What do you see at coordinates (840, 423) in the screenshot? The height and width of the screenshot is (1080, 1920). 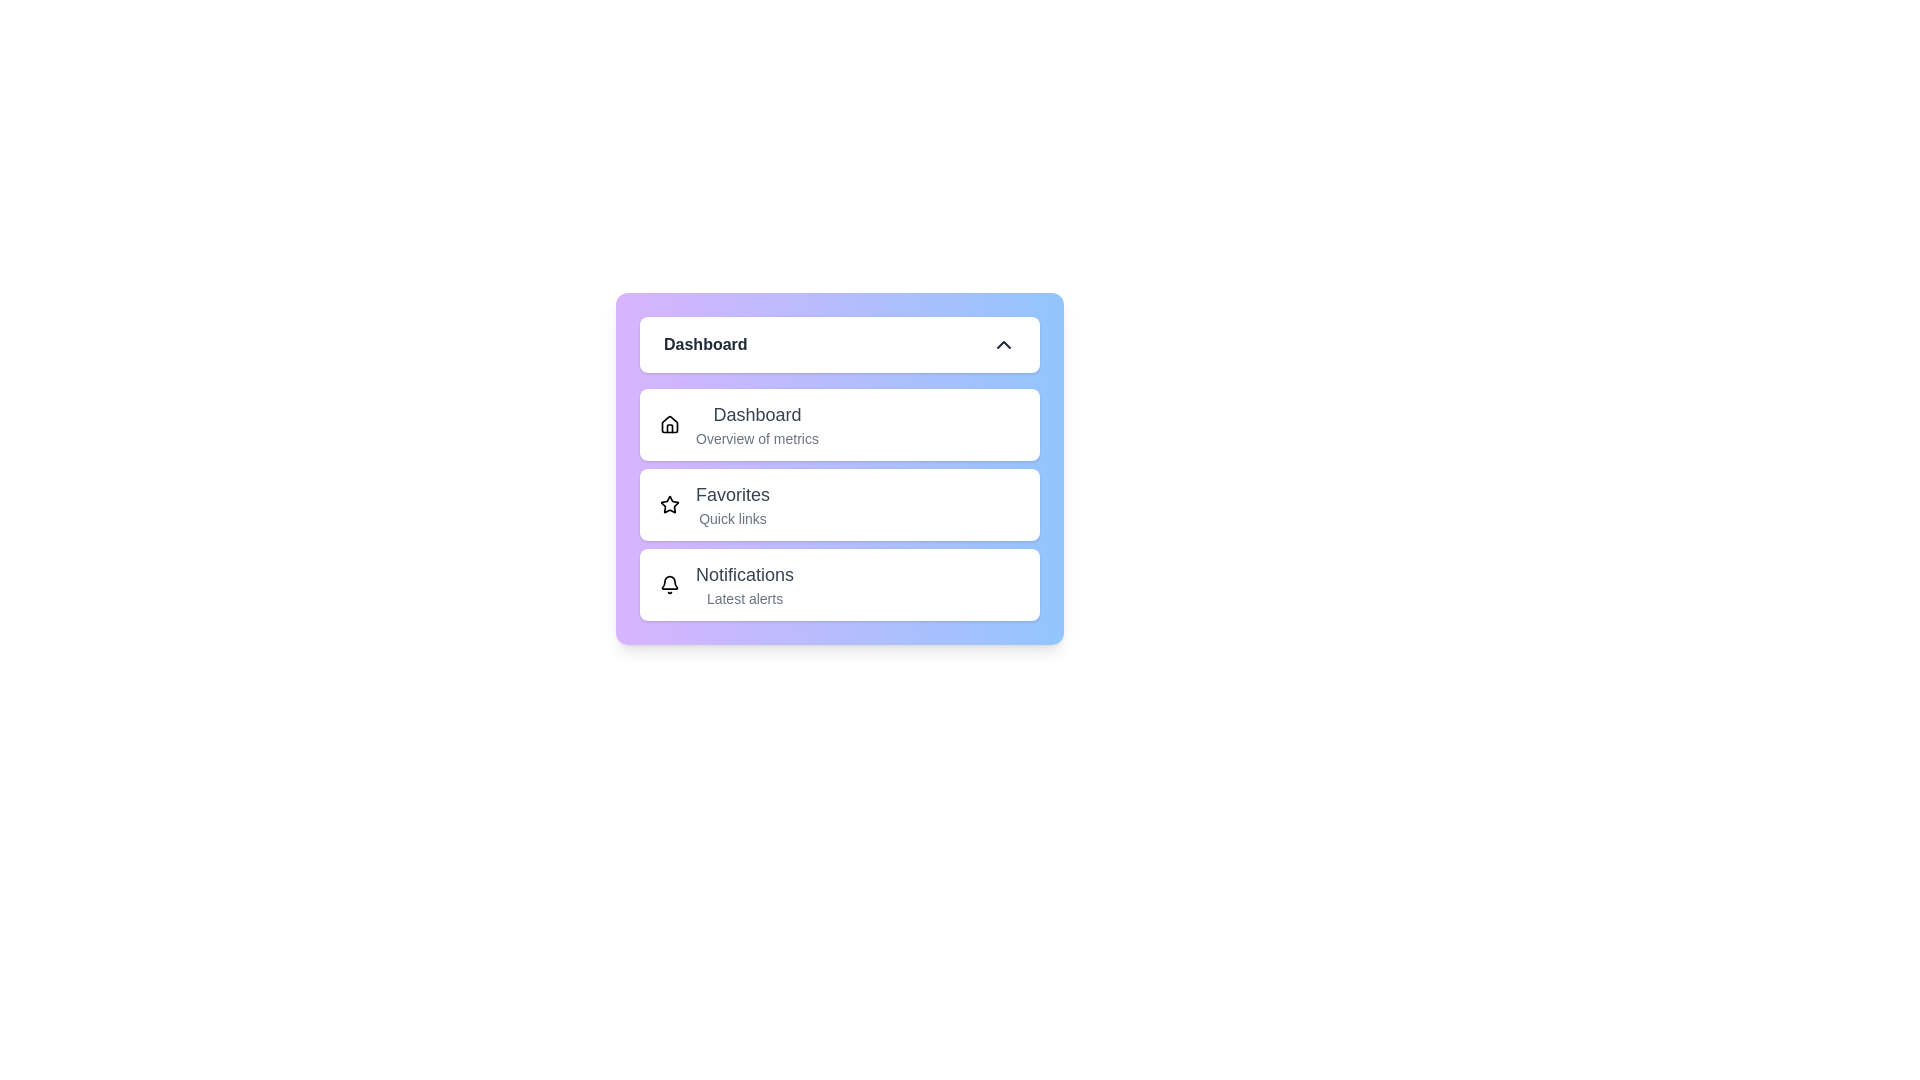 I see `the menu item Dashboard from the list` at bounding box center [840, 423].